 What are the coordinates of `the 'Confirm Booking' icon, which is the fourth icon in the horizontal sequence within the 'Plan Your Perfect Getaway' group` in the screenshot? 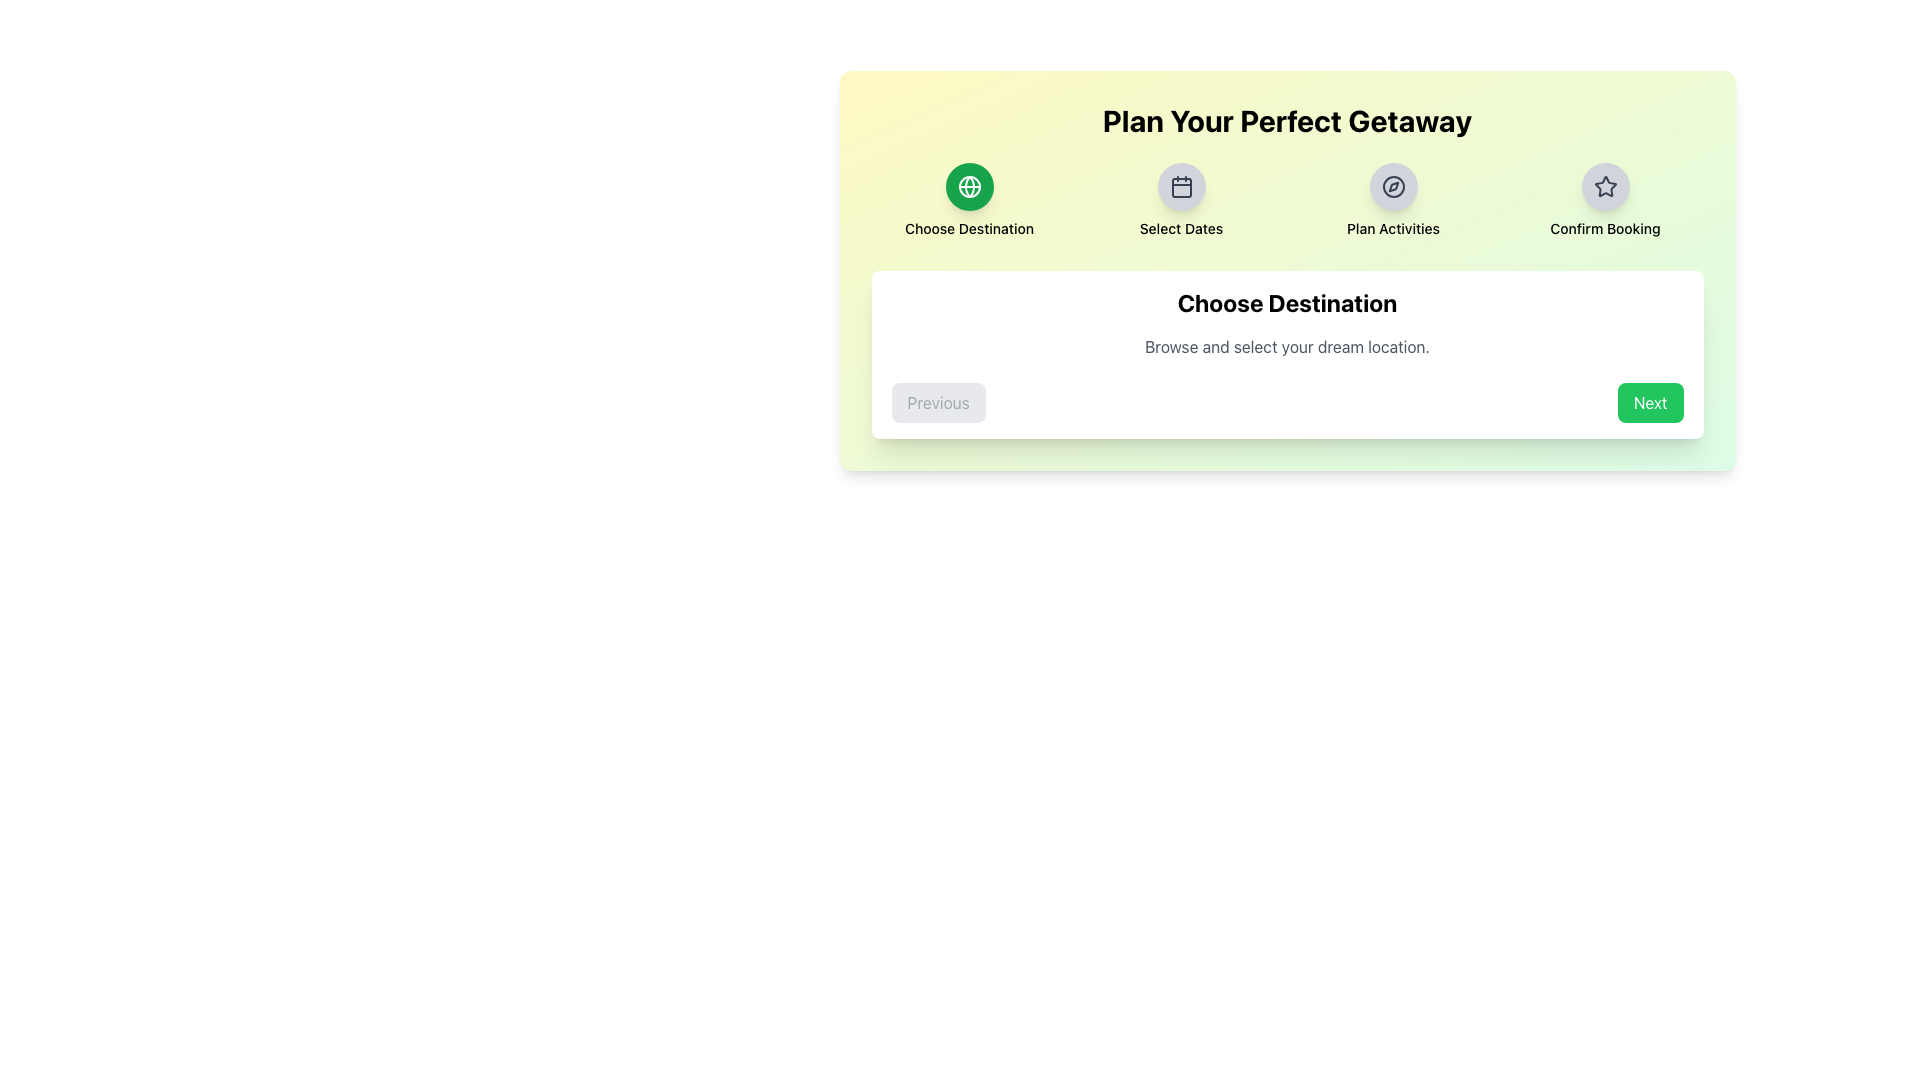 It's located at (1604, 185).